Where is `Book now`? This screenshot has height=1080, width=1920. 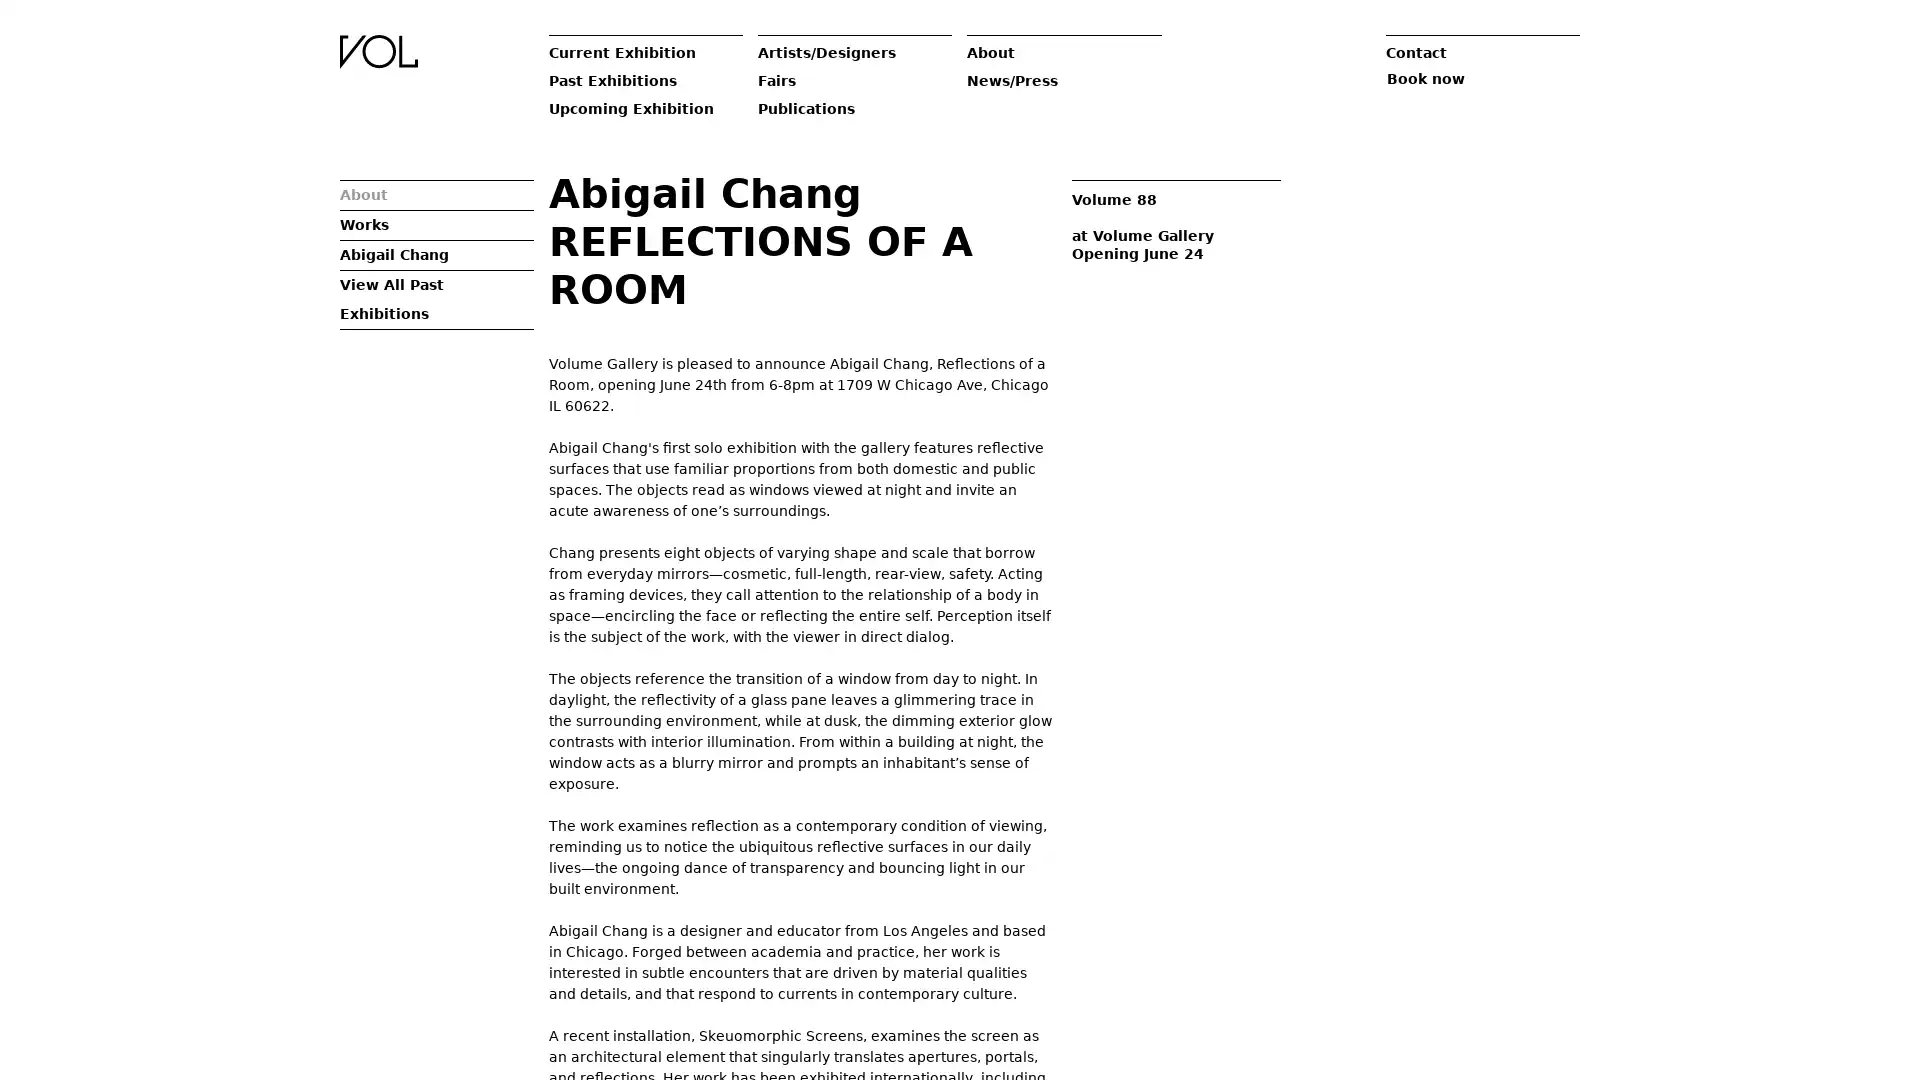 Book now is located at coordinates (1474, 92).